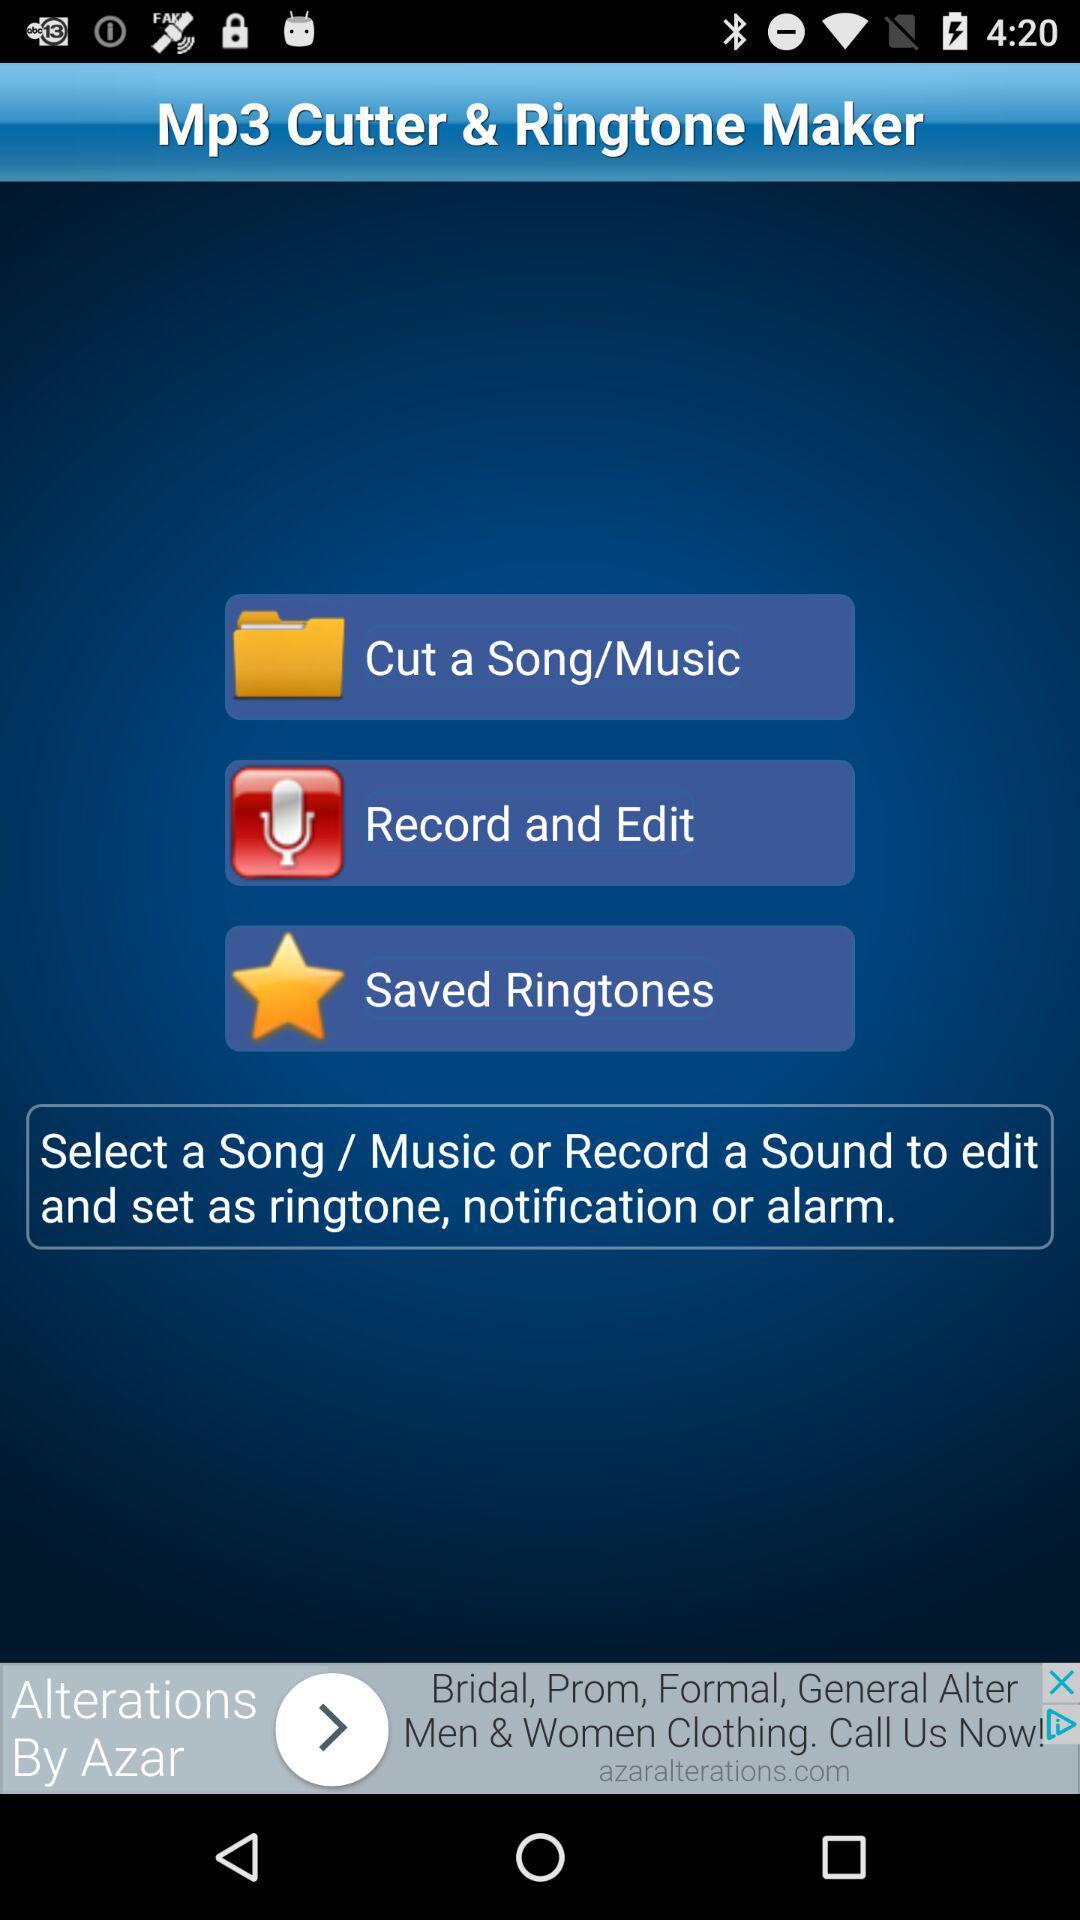  I want to click on the star icon, so click(288, 1056).